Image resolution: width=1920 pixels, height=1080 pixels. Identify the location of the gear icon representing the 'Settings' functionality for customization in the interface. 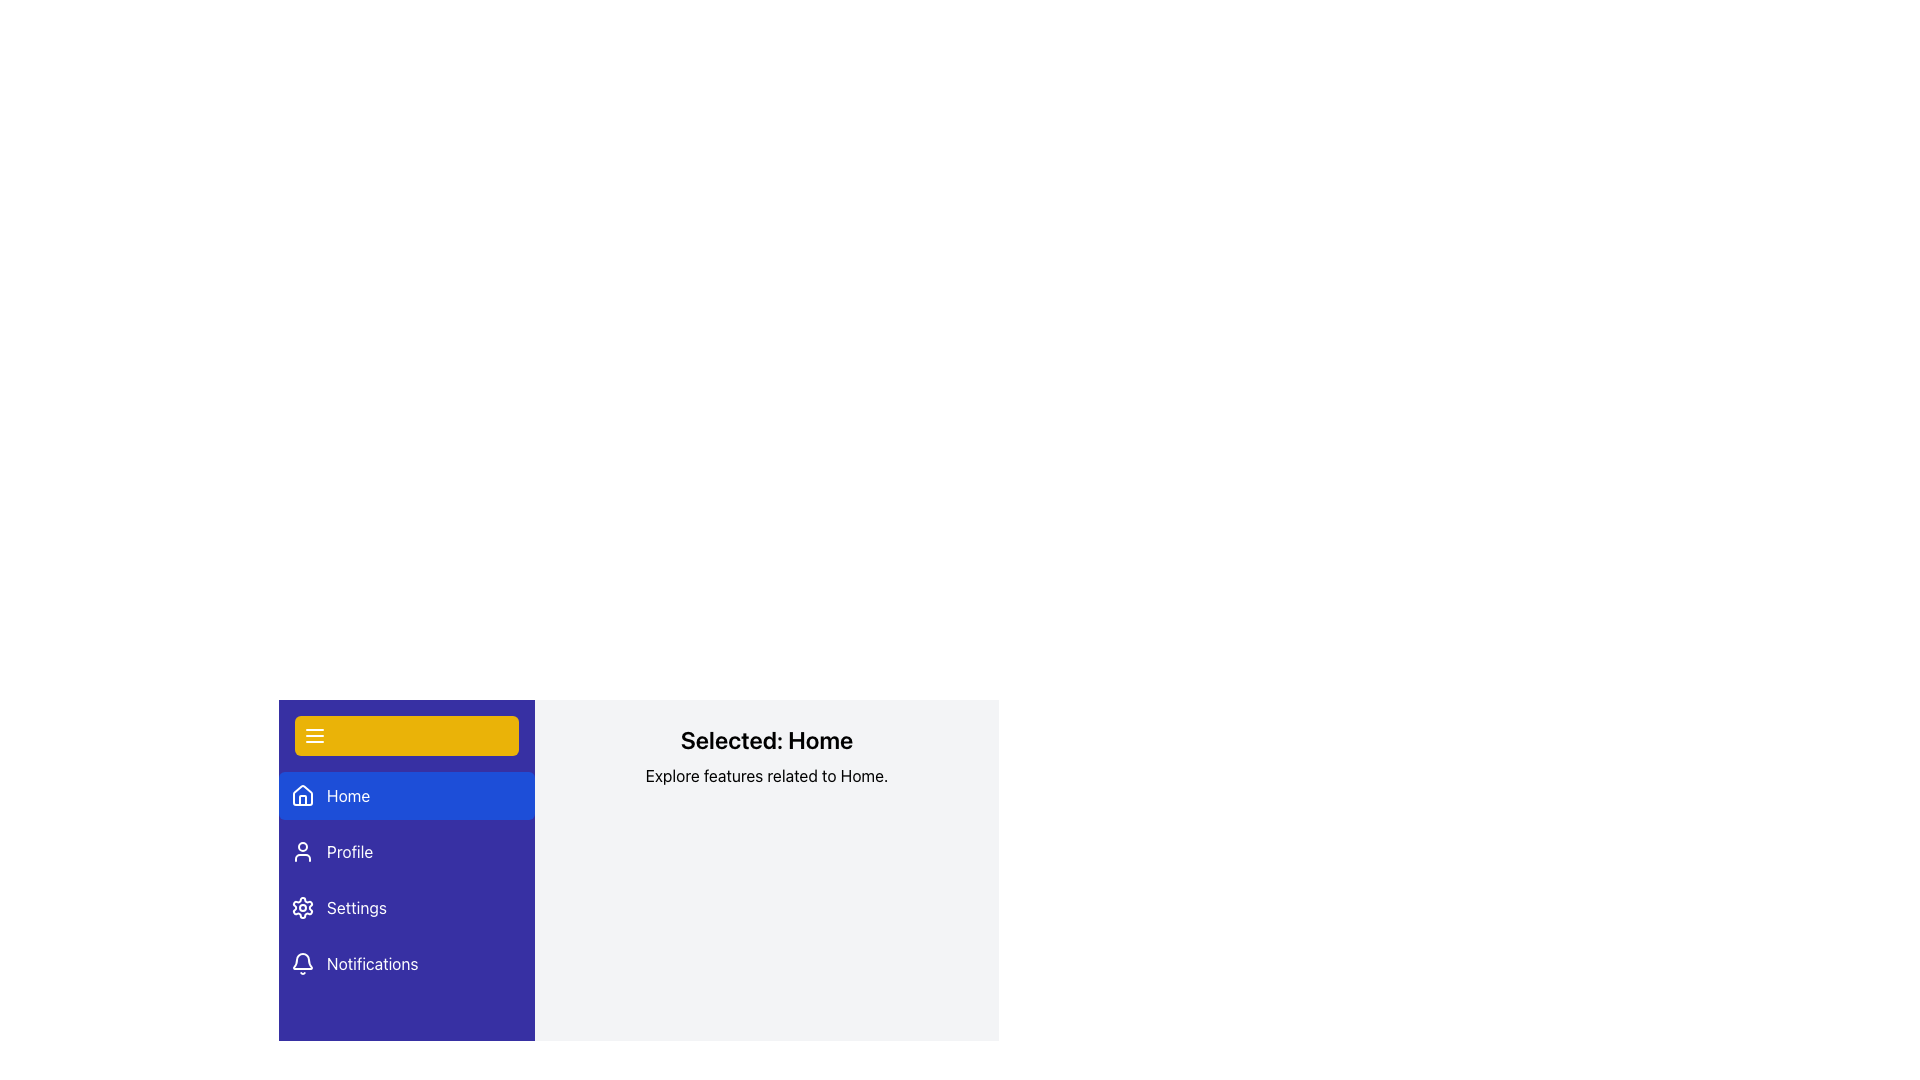
(301, 907).